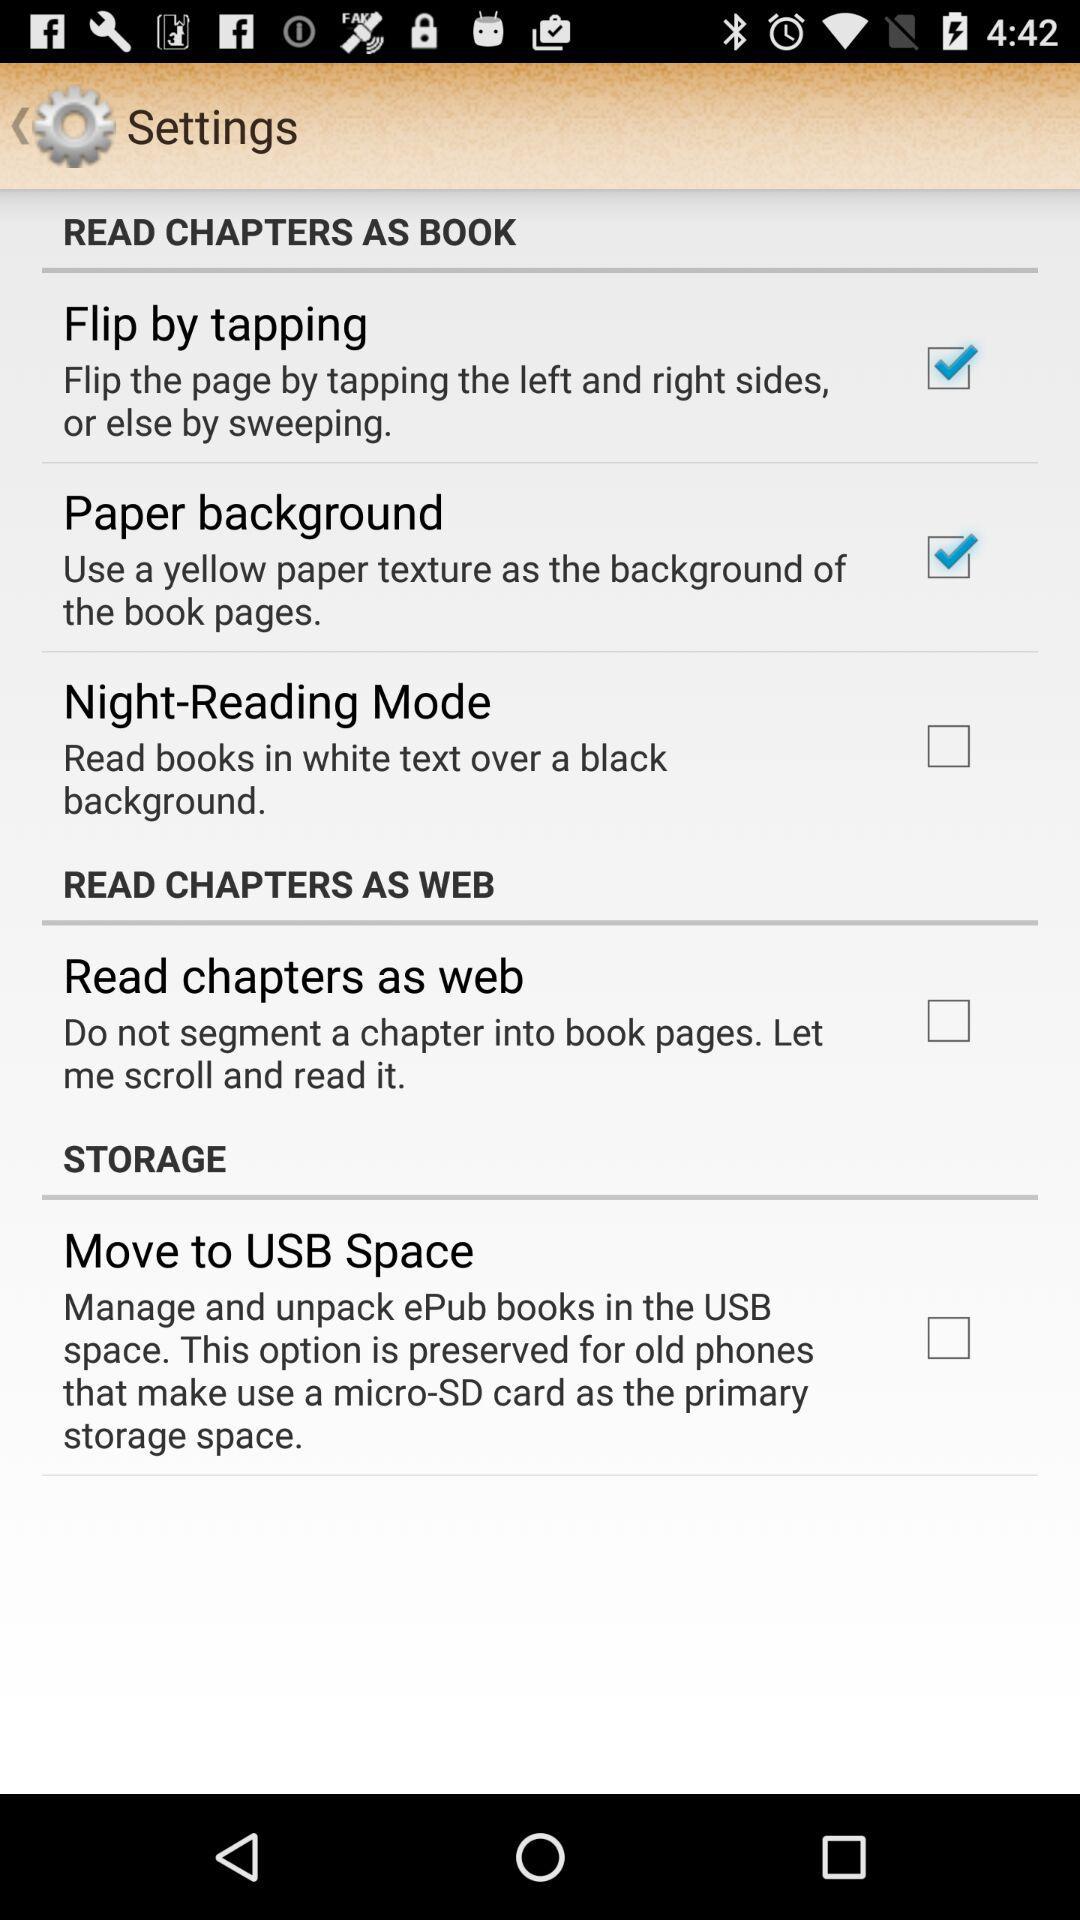  What do you see at coordinates (463, 1051) in the screenshot?
I see `the do not segment item` at bounding box center [463, 1051].